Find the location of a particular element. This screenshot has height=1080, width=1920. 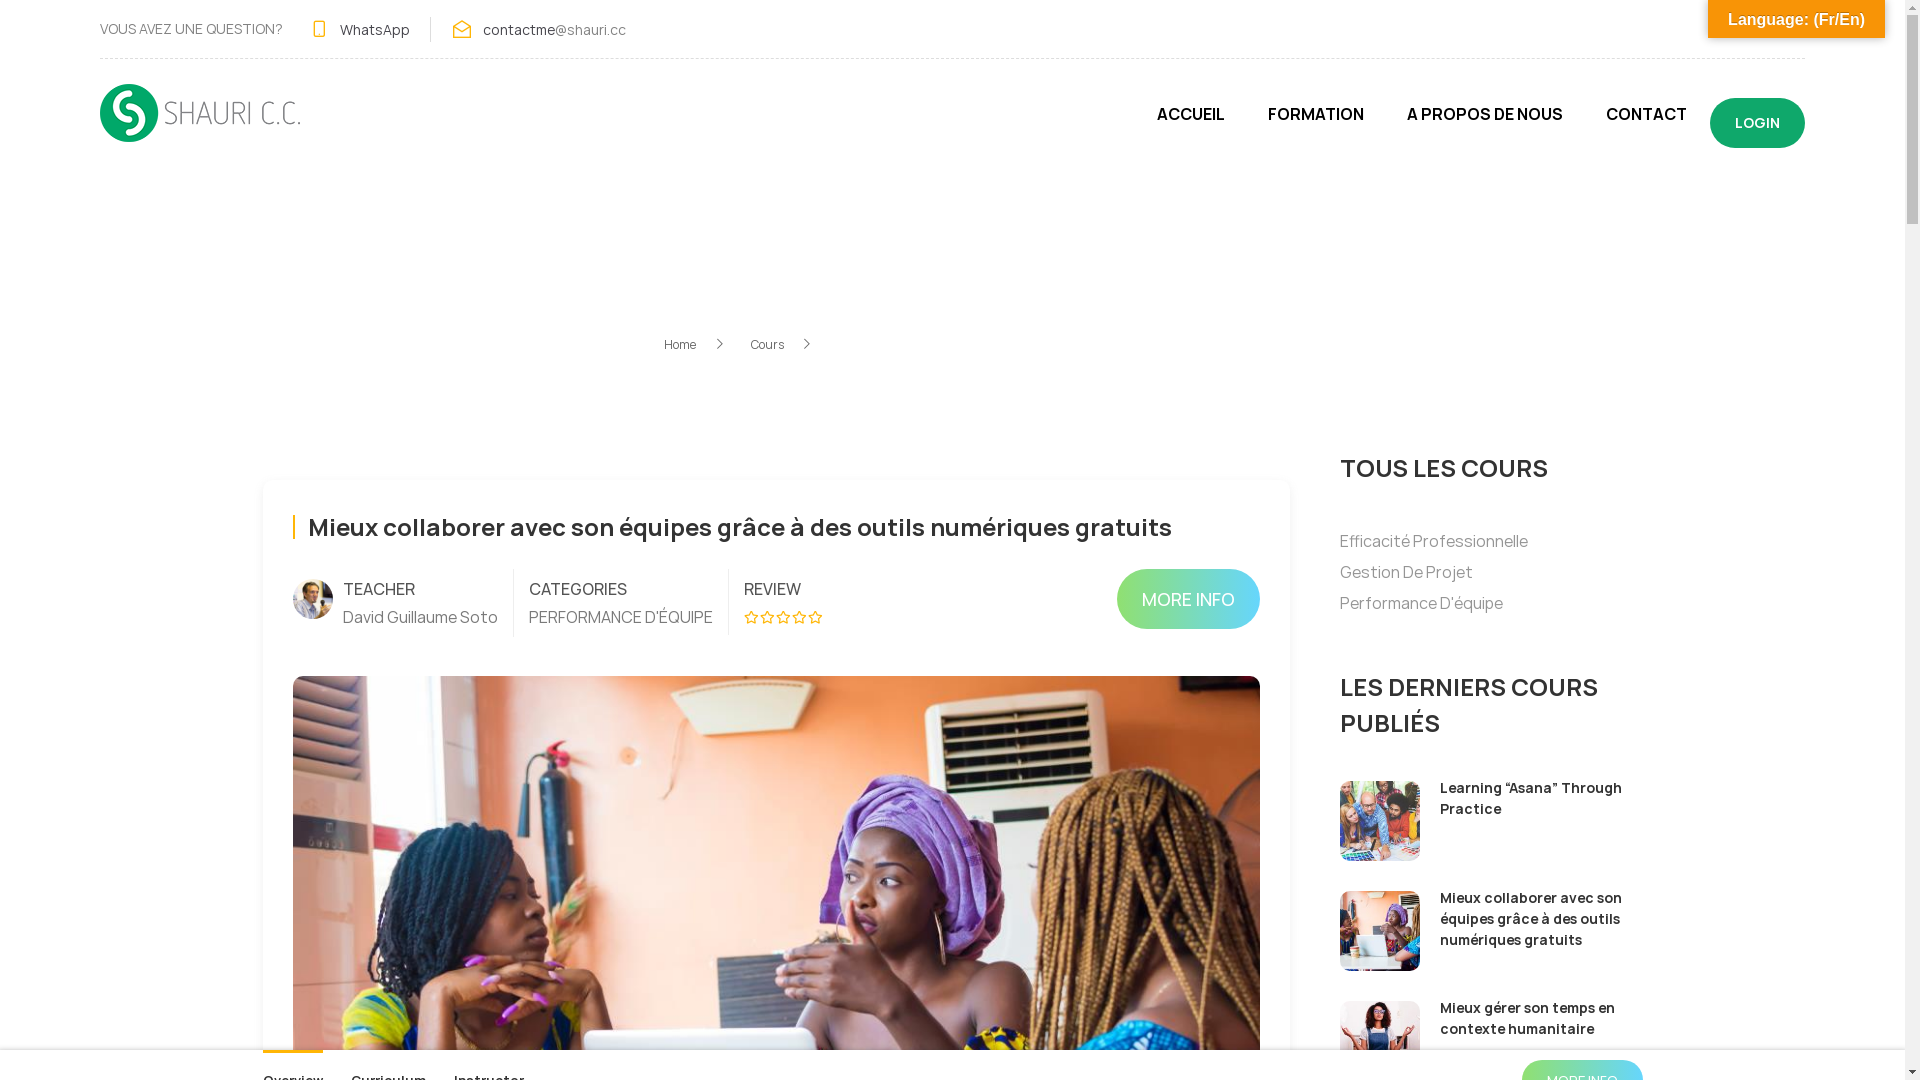

'CONTACT' is located at coordinates (1646, 123).